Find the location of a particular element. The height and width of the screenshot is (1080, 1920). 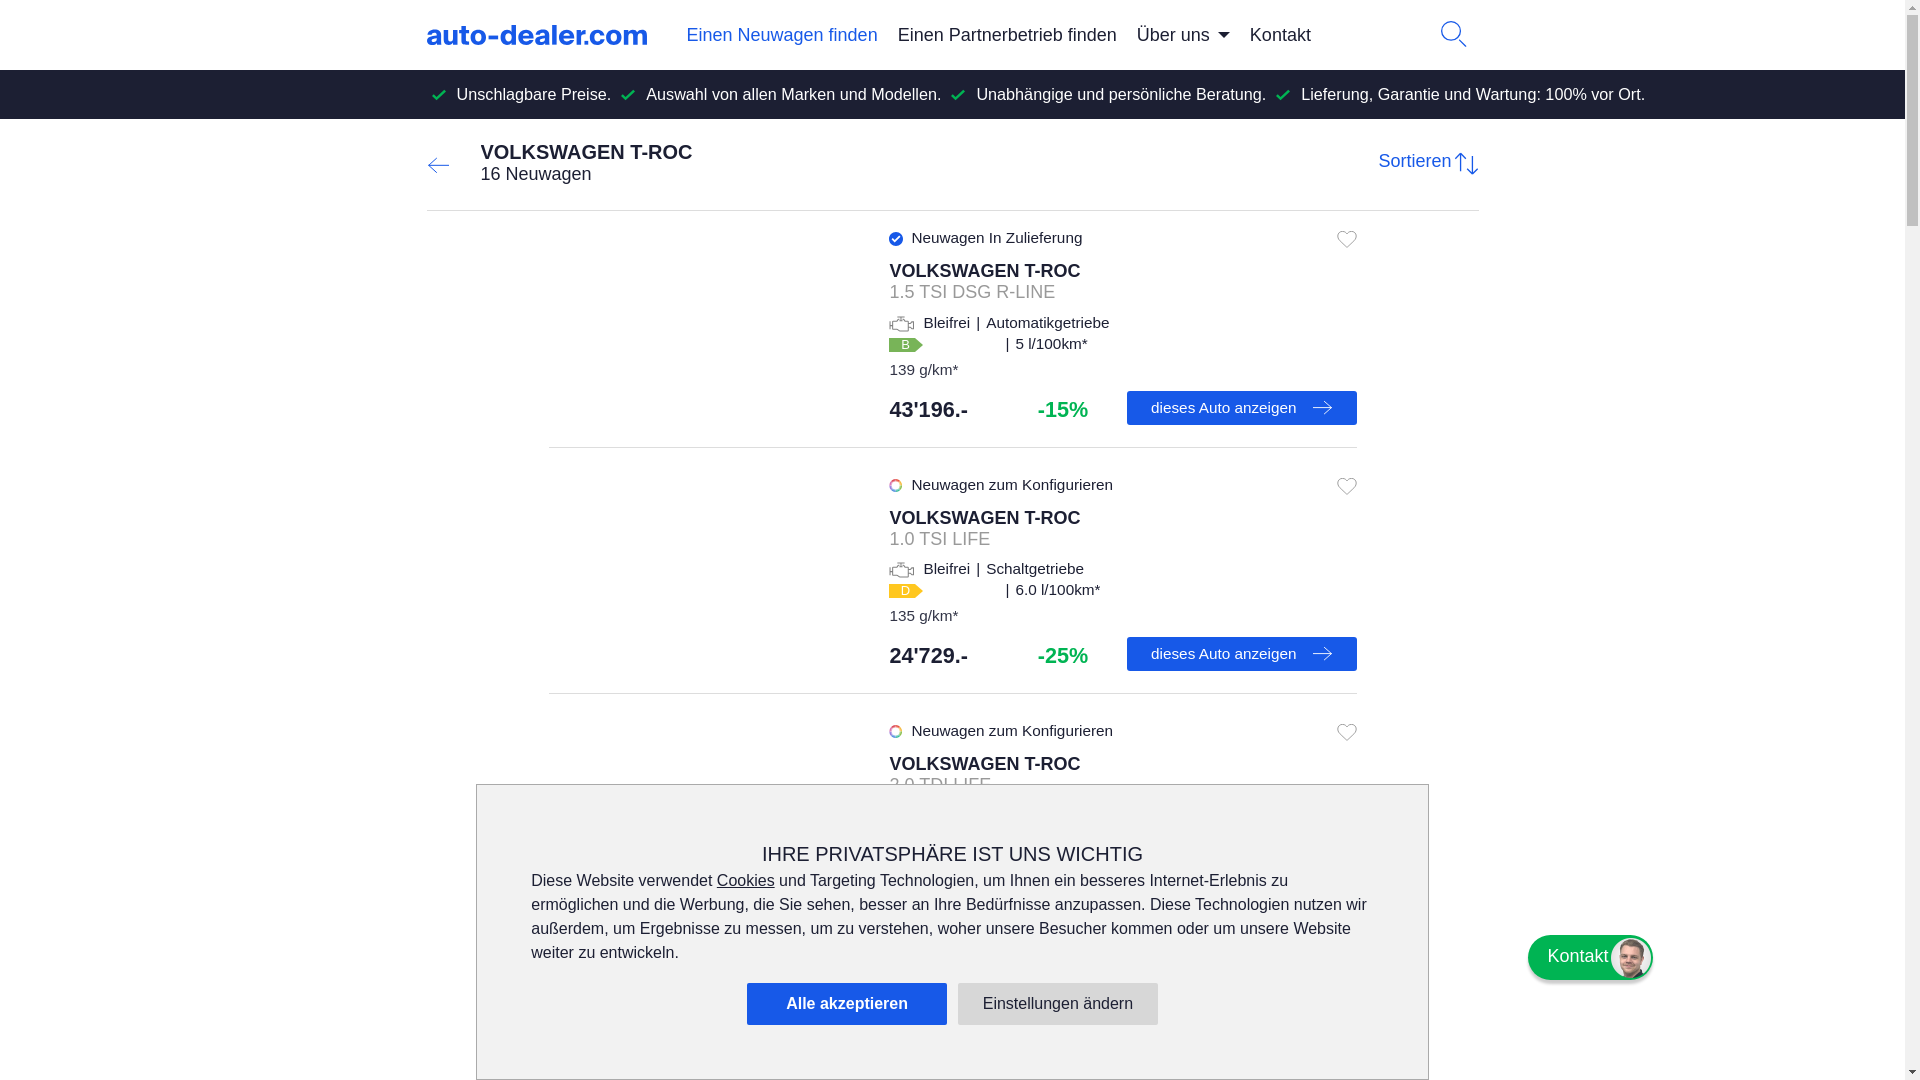

'Cookies' is located at coordinates (716, 879).